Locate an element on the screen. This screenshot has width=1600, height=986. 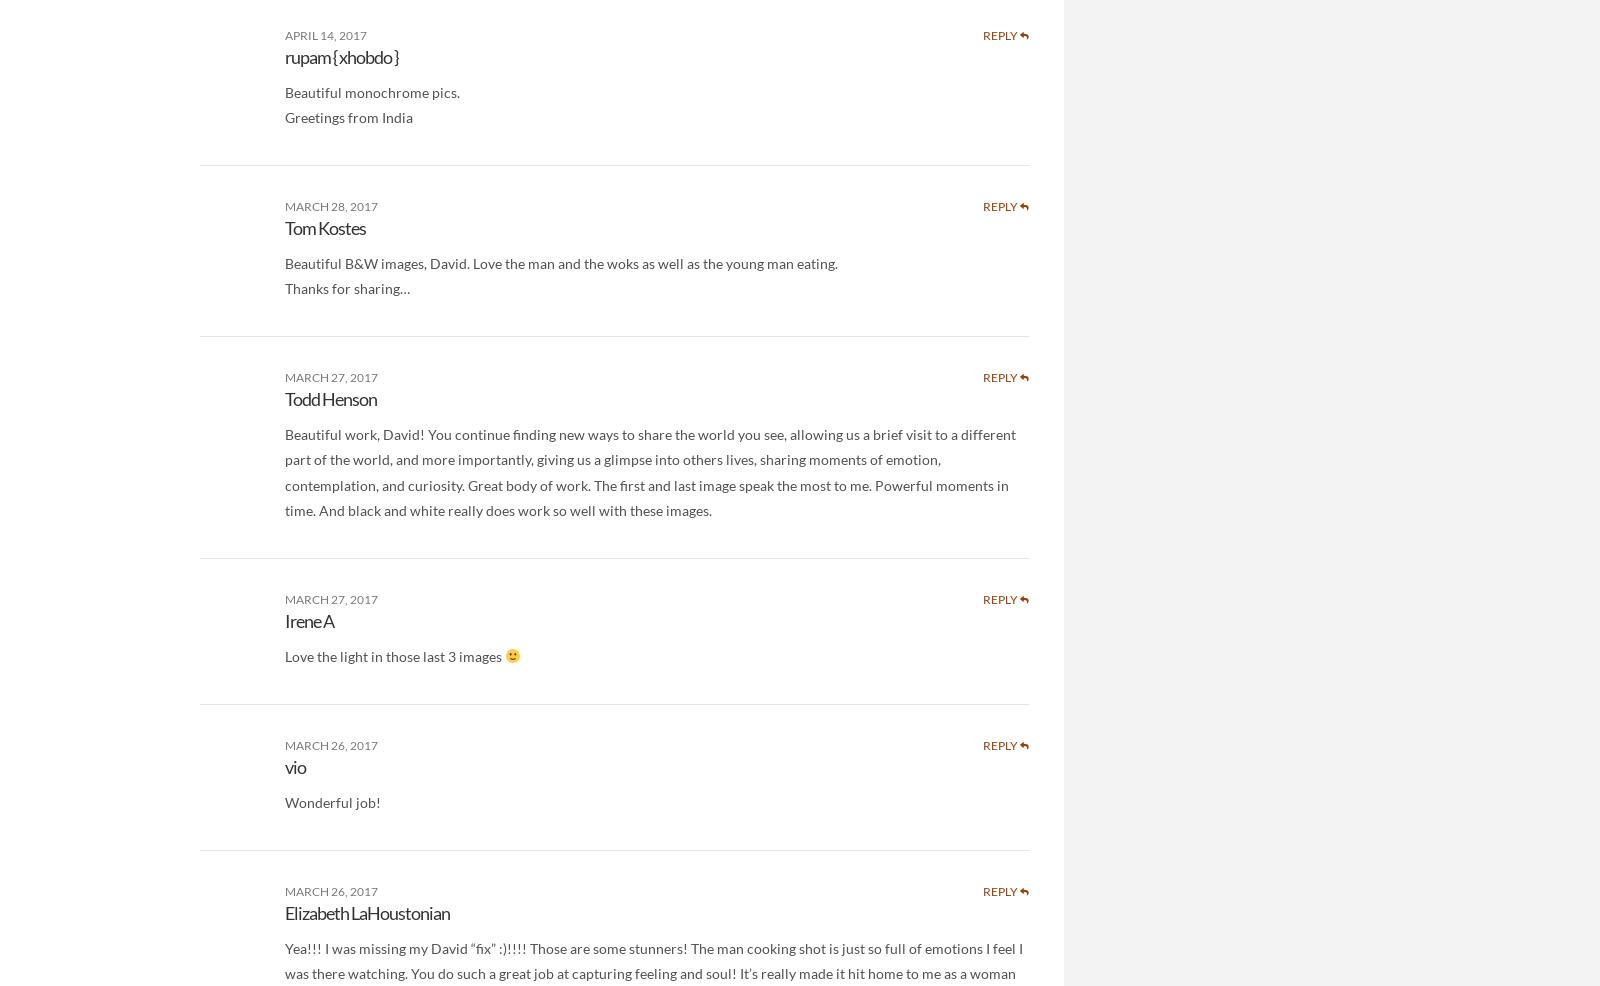
'Tom Kostes' is located at coordinates (284, 225).